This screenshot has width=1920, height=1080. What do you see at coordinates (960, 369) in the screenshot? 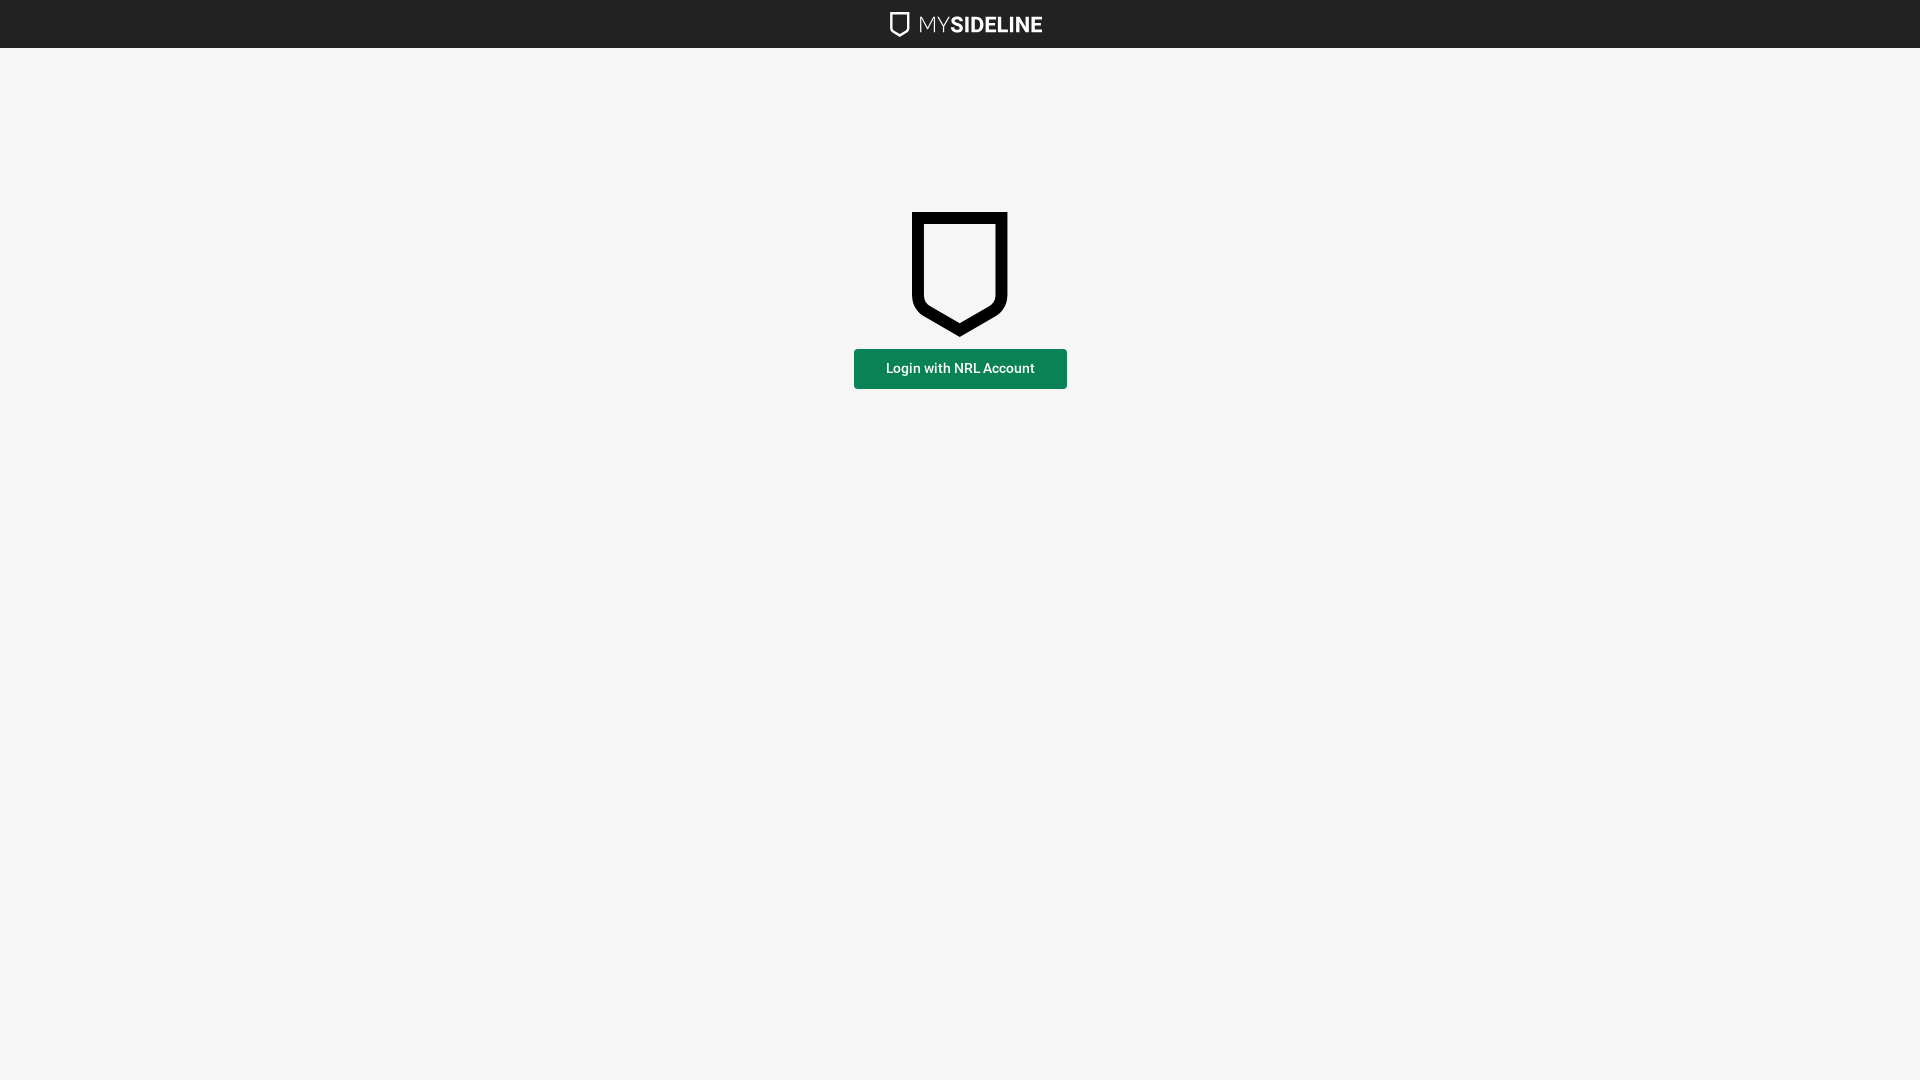
I see `'Login with NRL Account'` at bounding box center [960, 369].